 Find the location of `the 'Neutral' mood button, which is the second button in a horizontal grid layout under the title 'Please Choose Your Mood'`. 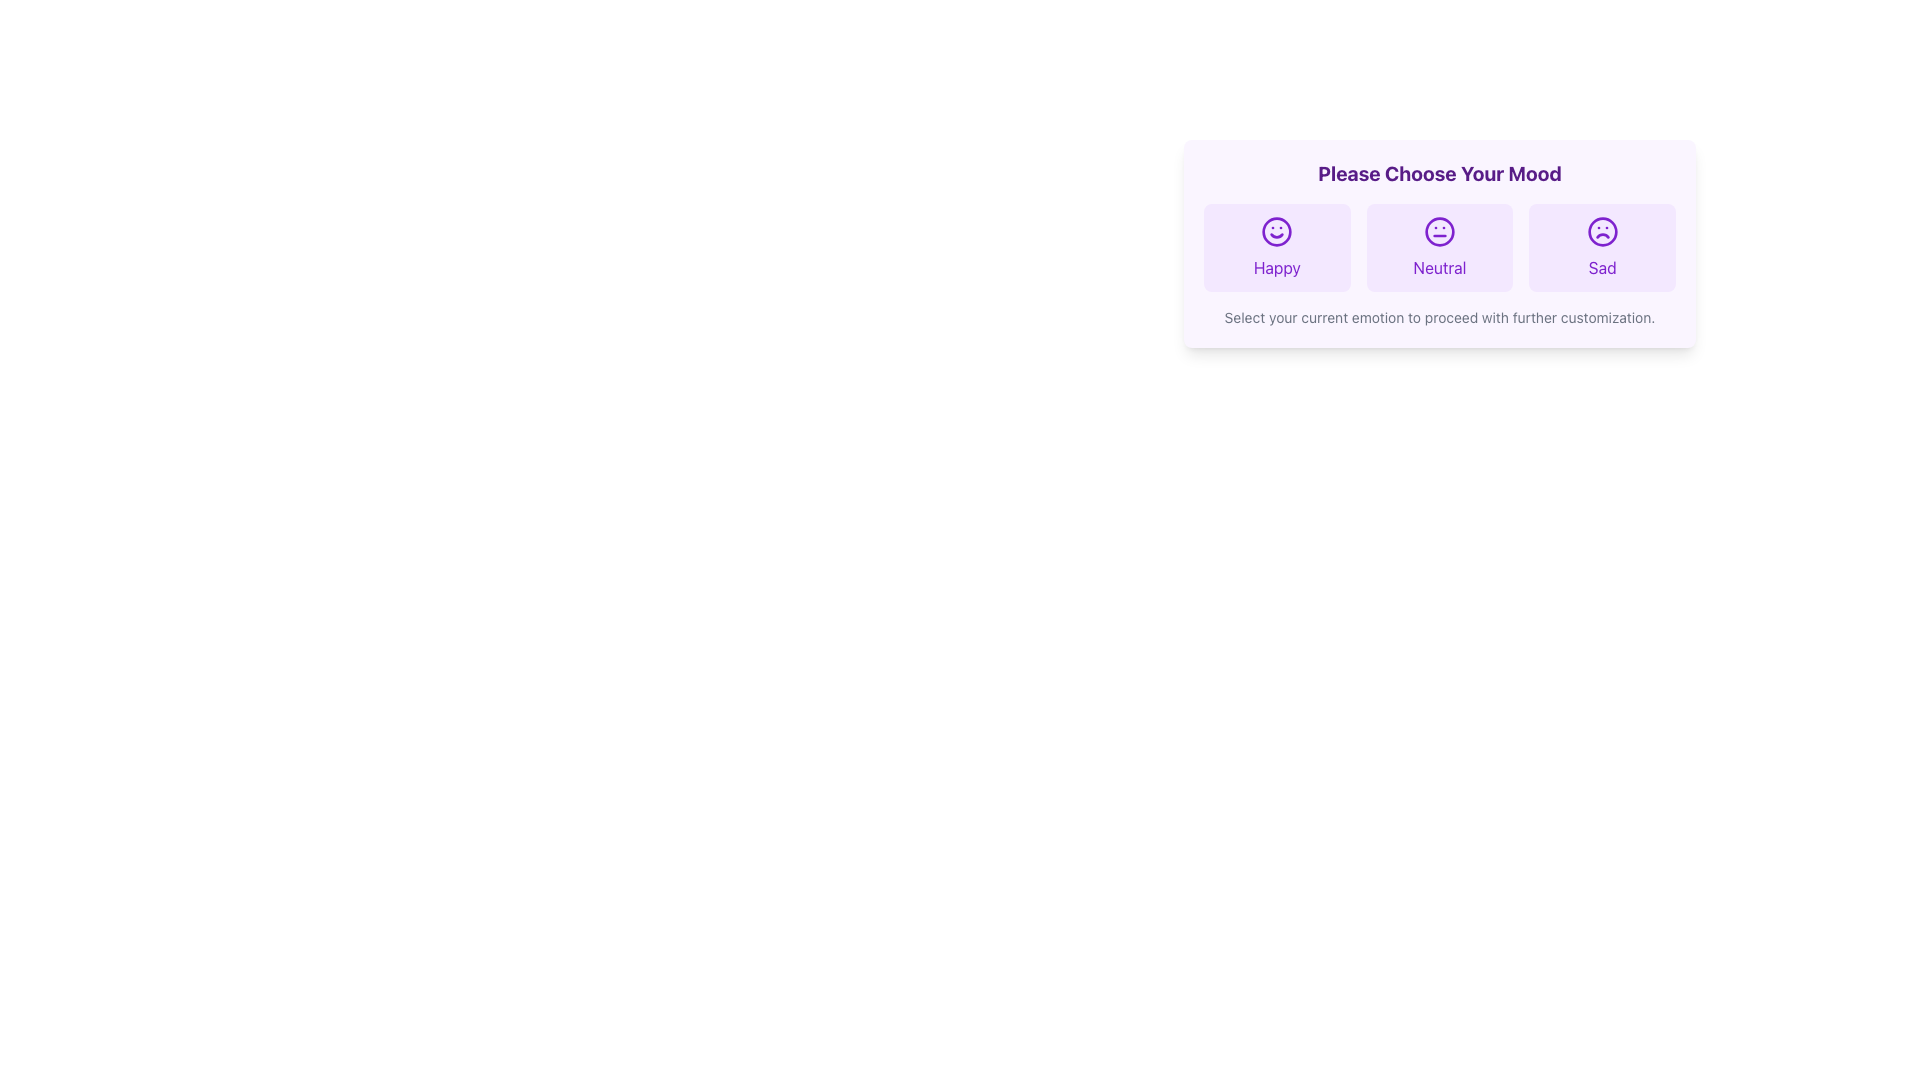

the 'Neutral' mood button, which is the second button in a horizontal grid layout under the title 'Please Choose Your Mood' is located at coordinates (1440, 246).